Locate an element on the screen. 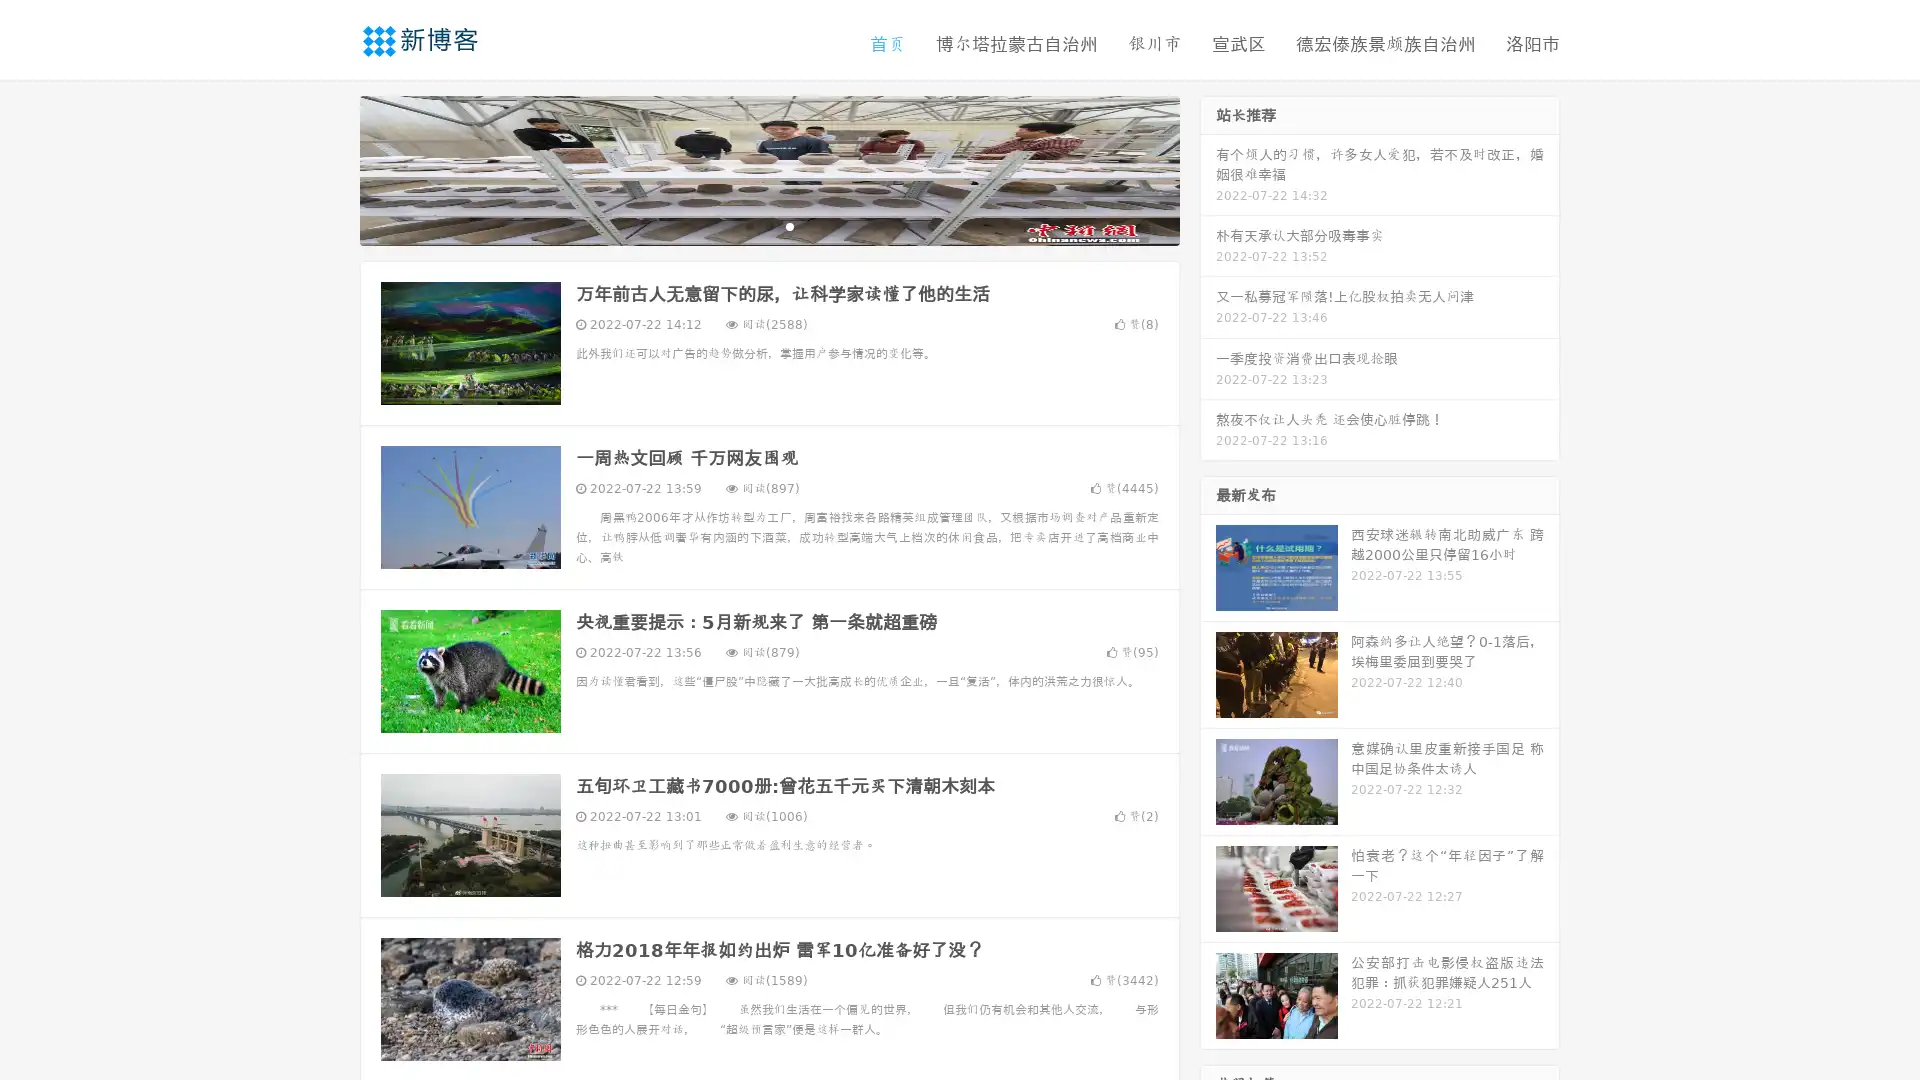  Go to slide 1 is located at coordinates (748, 225).